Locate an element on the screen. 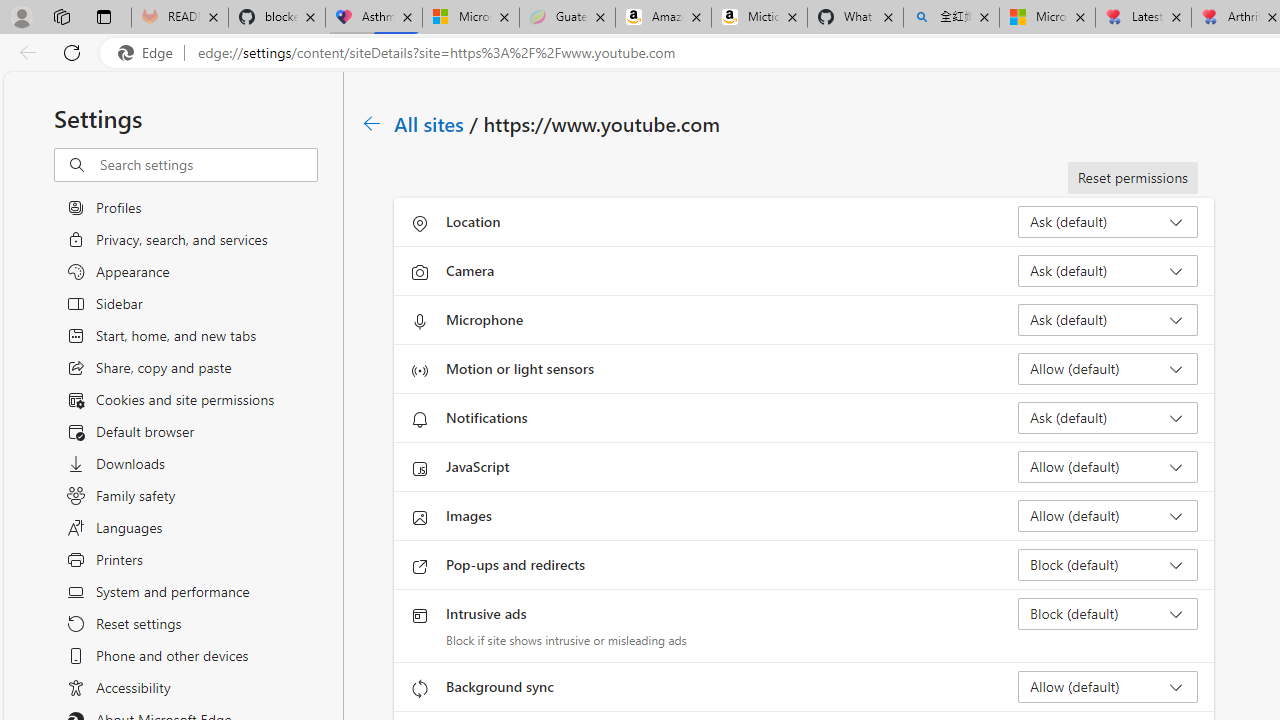  'Microphone Ask (default)' is located at coordinates (1106, 319).